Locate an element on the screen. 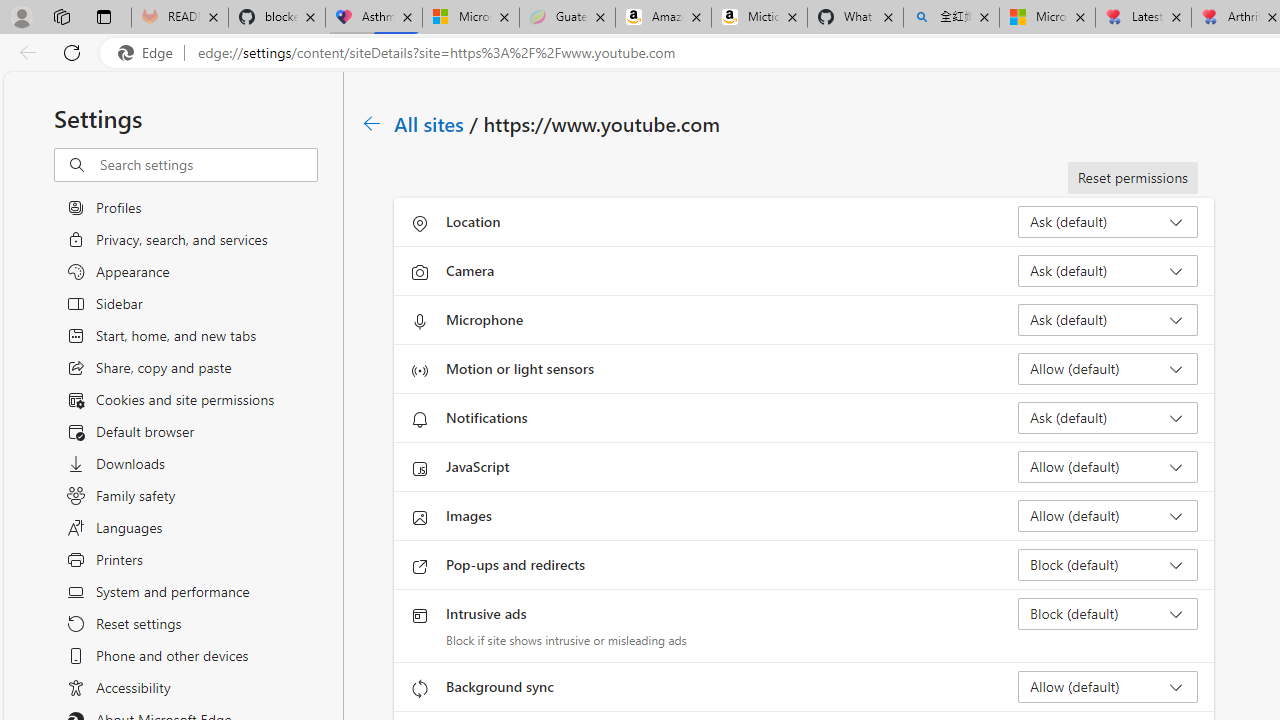  'Microphone Ask (default)' is located at coordinates (1106, 319).